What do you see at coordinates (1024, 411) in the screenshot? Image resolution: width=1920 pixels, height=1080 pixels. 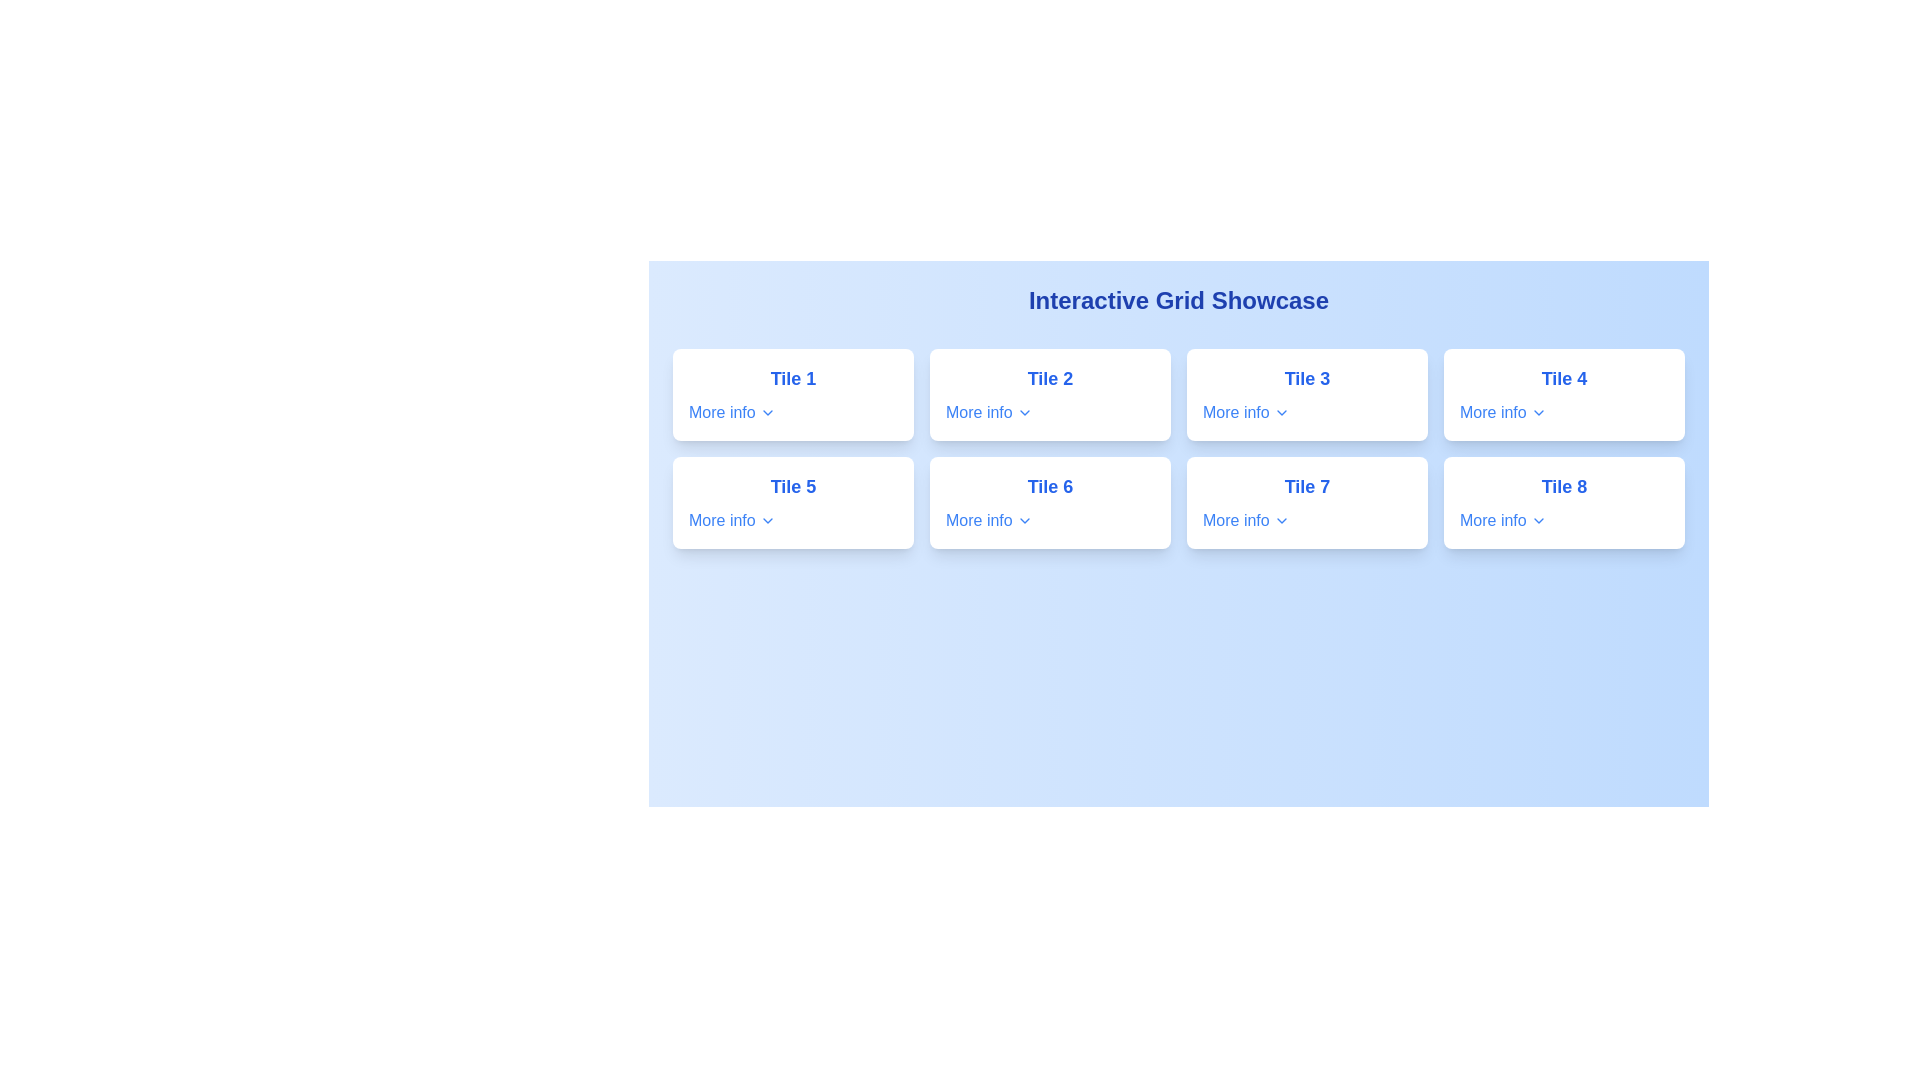 I see `the small downward-pointing chevron icon outlined with a blue stroke, located to the right of the 'More info' text in 'Tile 2'` at bounding box center [1024, 411].